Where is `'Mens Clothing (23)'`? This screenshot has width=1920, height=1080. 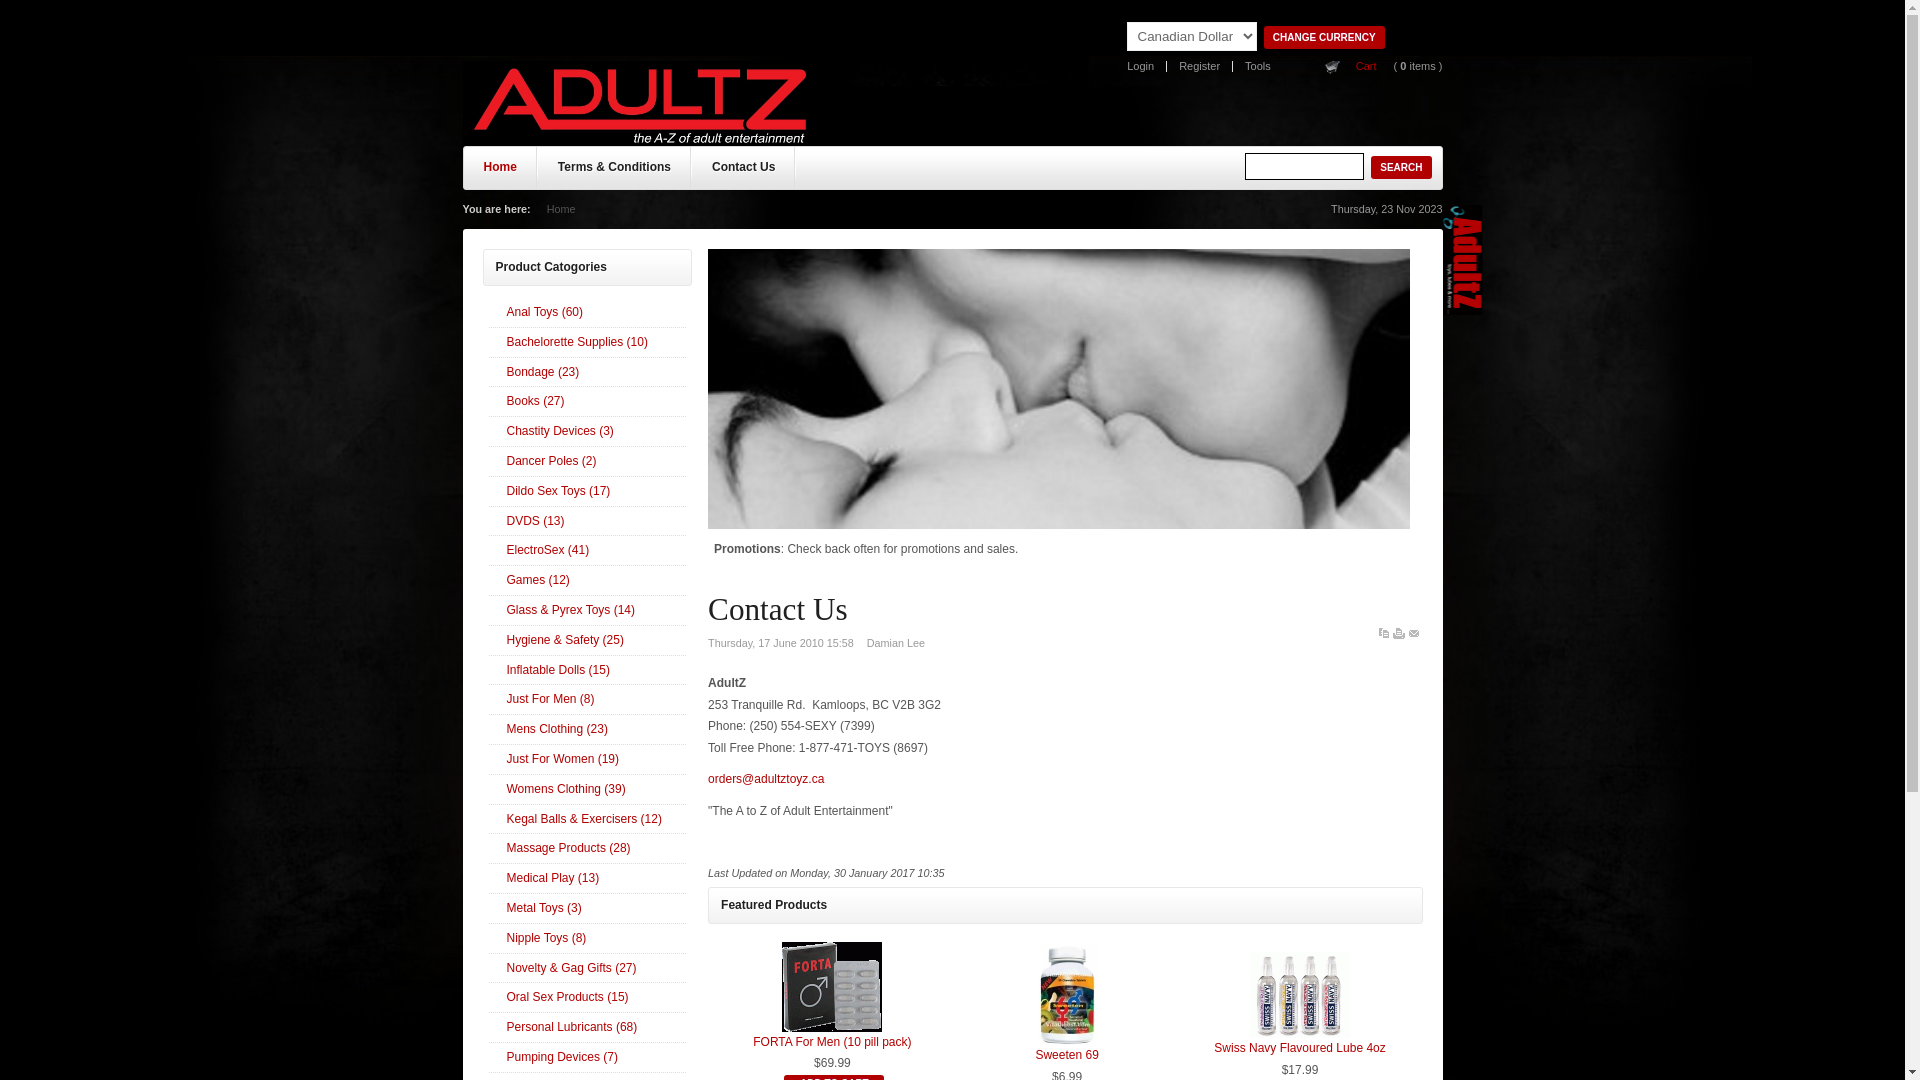
'Mens Clothing (23)' is located at coordinates (585, 729).